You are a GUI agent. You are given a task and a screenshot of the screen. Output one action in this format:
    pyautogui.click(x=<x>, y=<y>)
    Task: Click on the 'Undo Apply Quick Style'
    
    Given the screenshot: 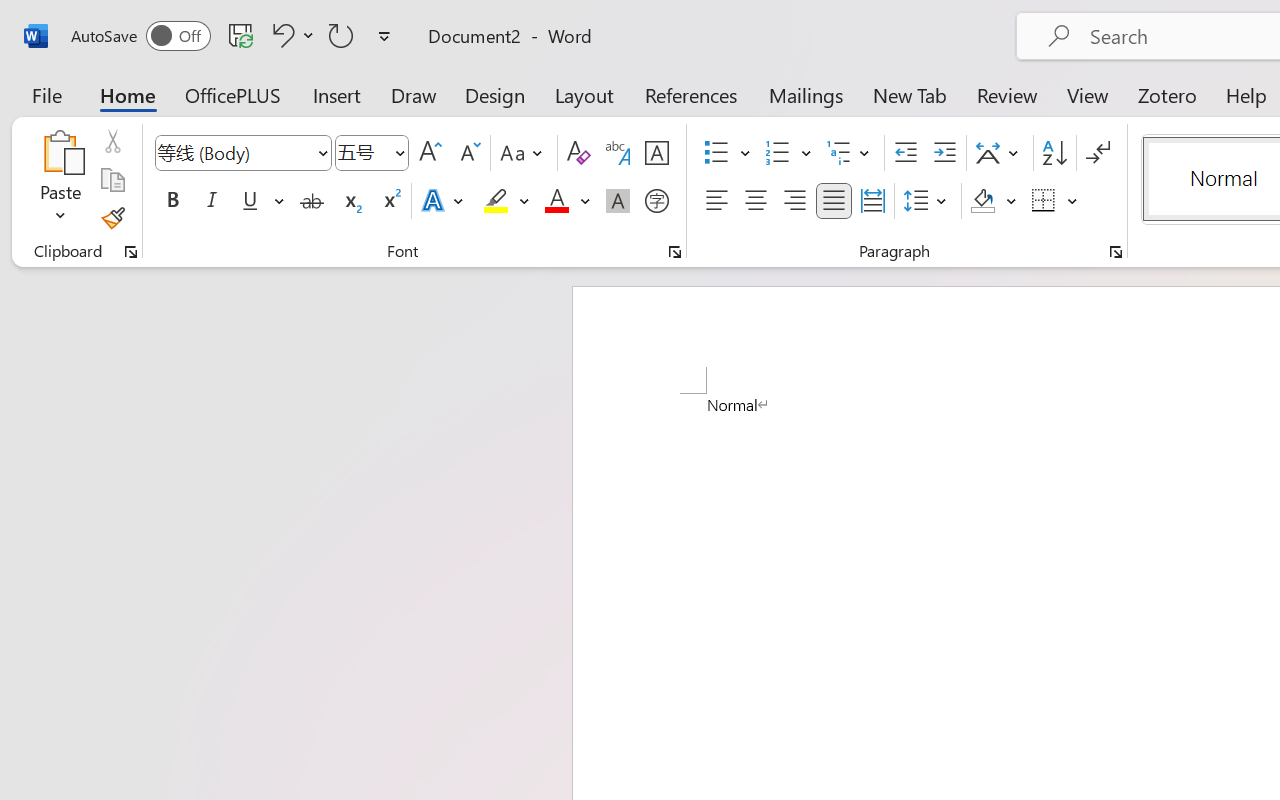 What is the action you would take?
    pyautogui.click(x=289, y=34)
    